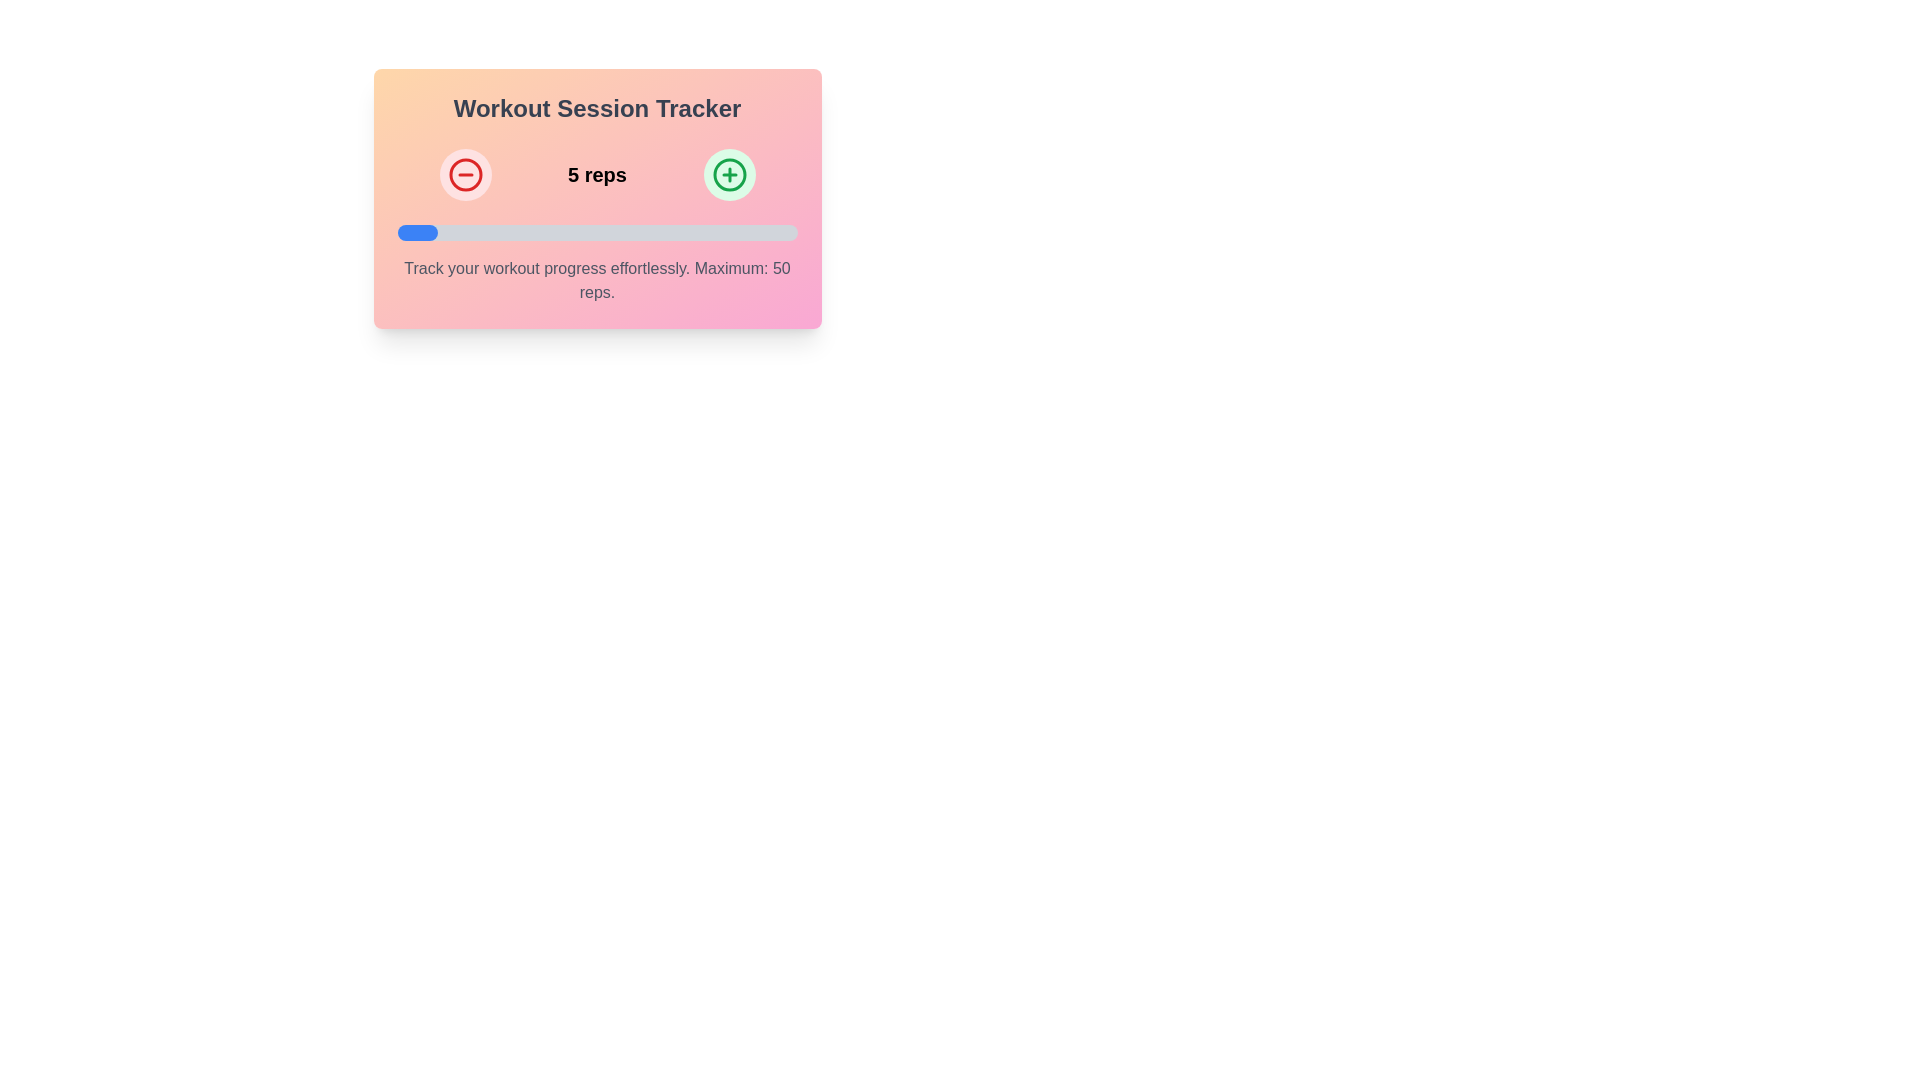  Describe the element at coordinates (529, 231) in the screenshot. I see `slider progress` at that location.